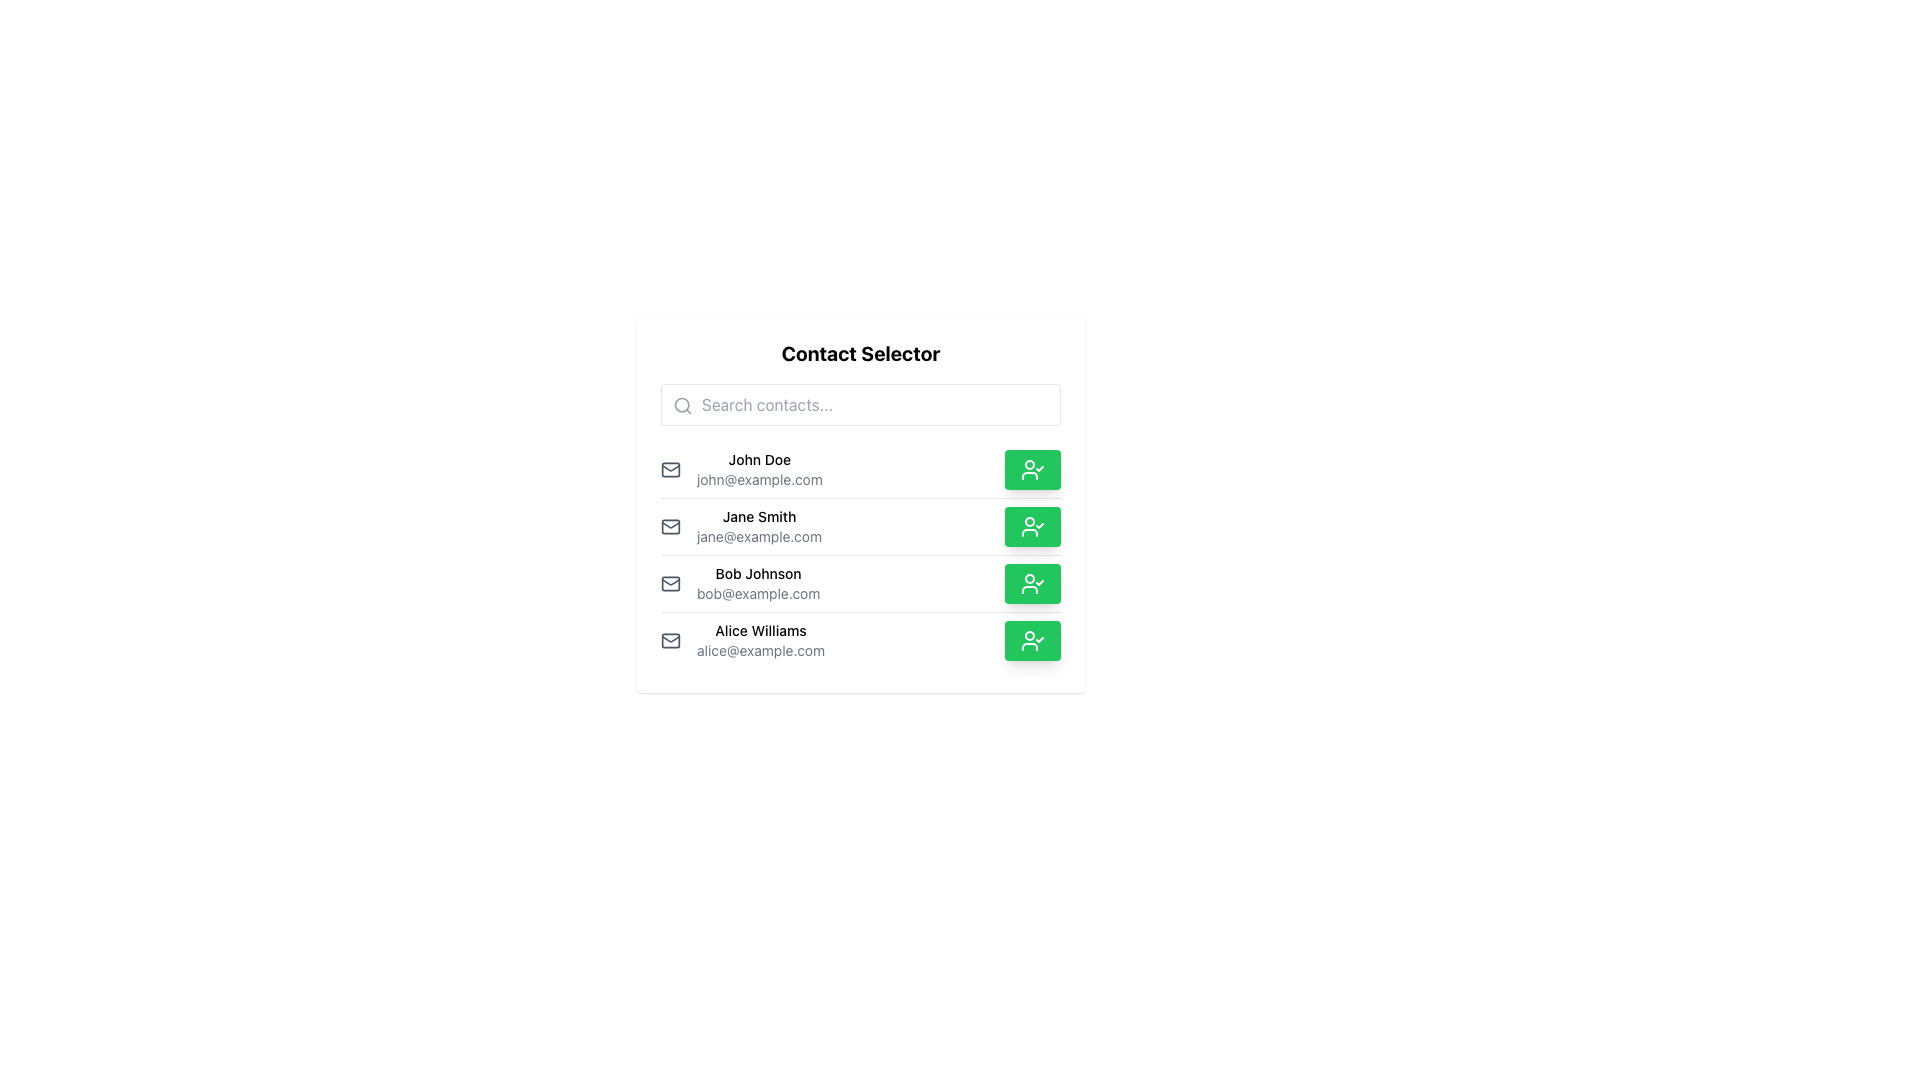 The height and width of the screenshot is (1080, 1920). Describe the element at coordinates (1032, 583) in the screenshot. I see `the SVG icon inside the green button for 'Bob Johnson'` at that location.